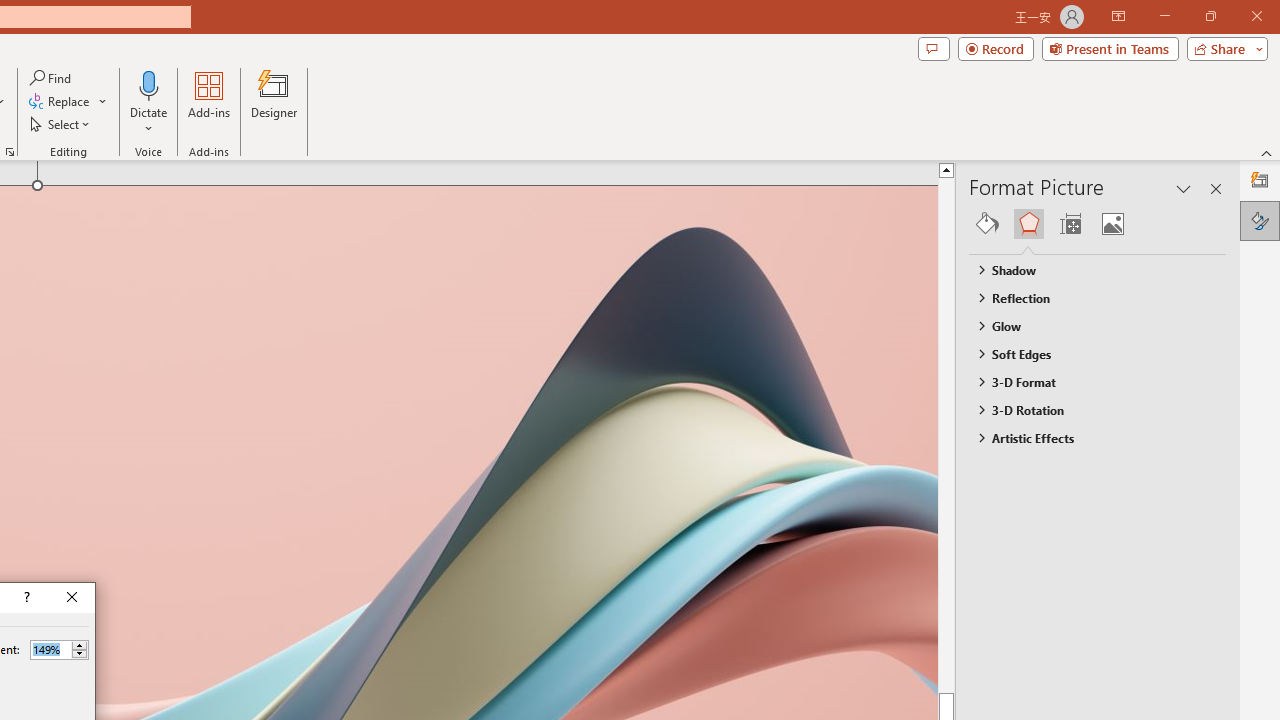  Describe the element at coordinates (51, 77) in the screenshot. I see `'Find...'` at that location.